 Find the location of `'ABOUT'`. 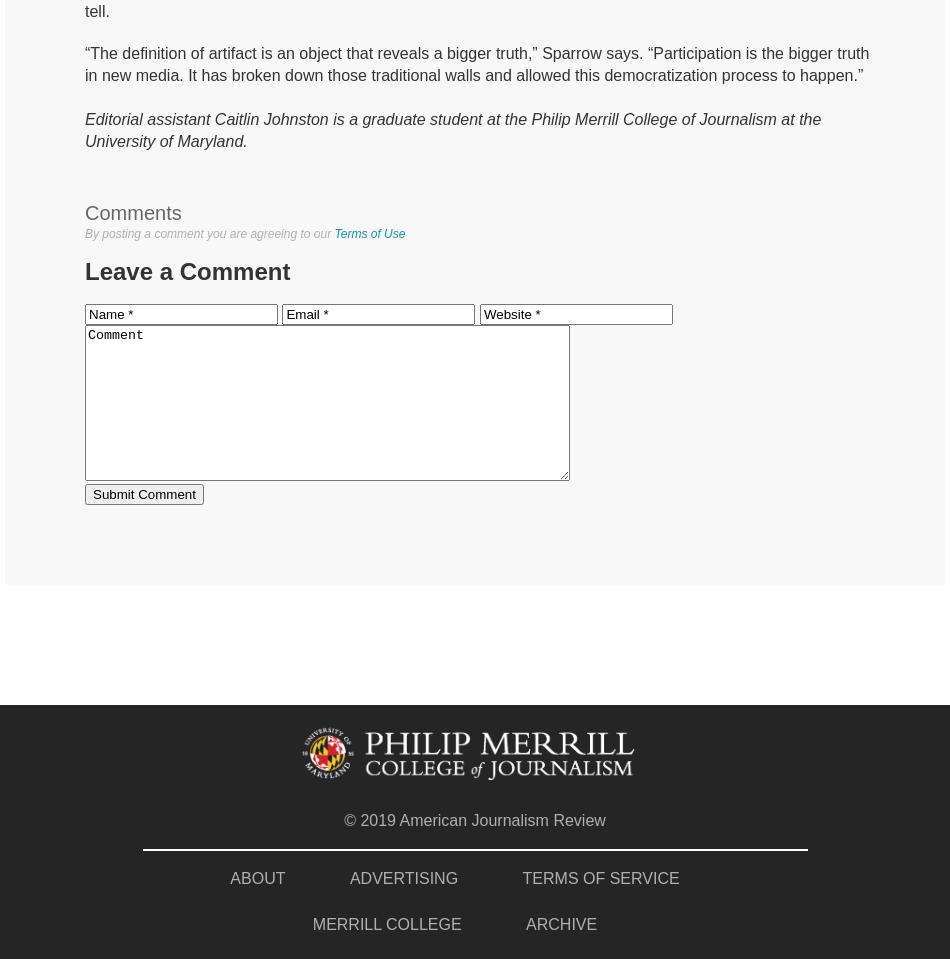

'ABOUT' is located at coordinates (256, 876).